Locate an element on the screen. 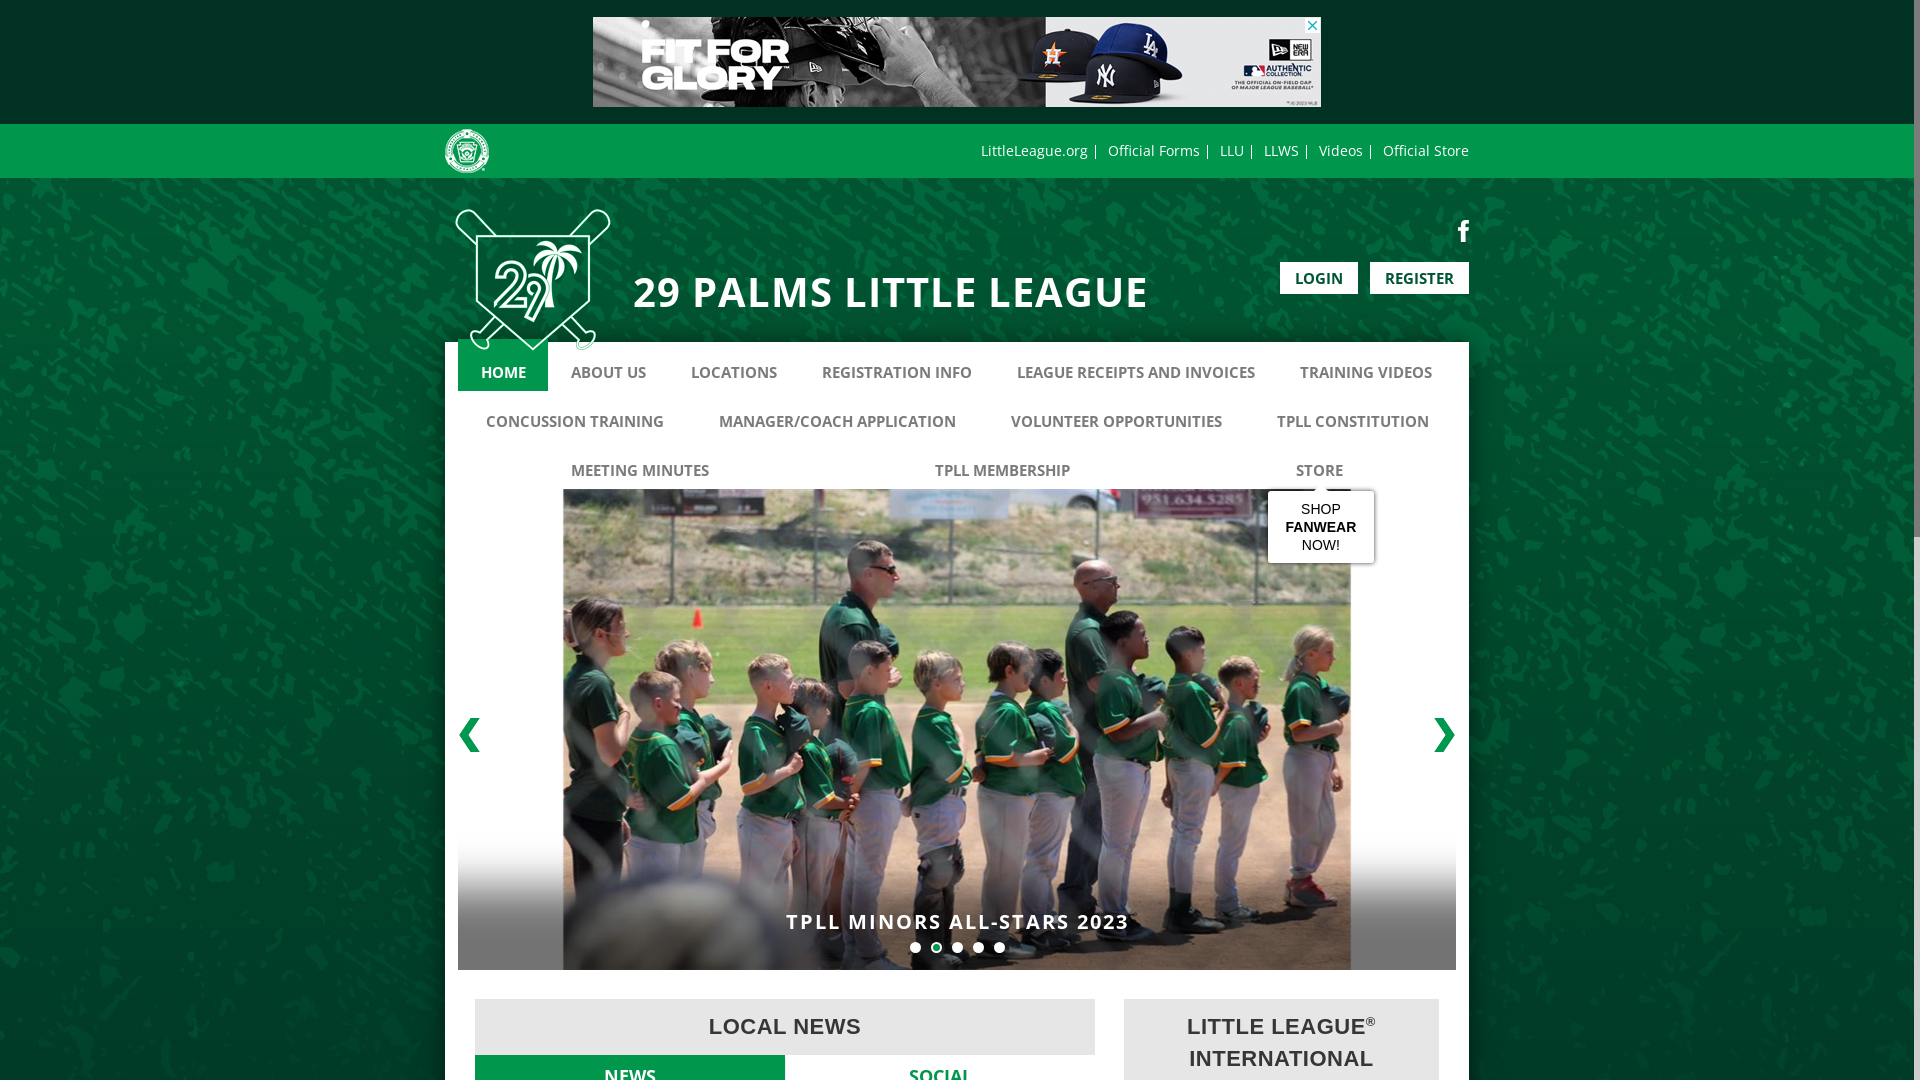 Image resolution: width=1920 pixels, height=1080 pixels. 'Facebook' is located at coordinates (1463, 229).